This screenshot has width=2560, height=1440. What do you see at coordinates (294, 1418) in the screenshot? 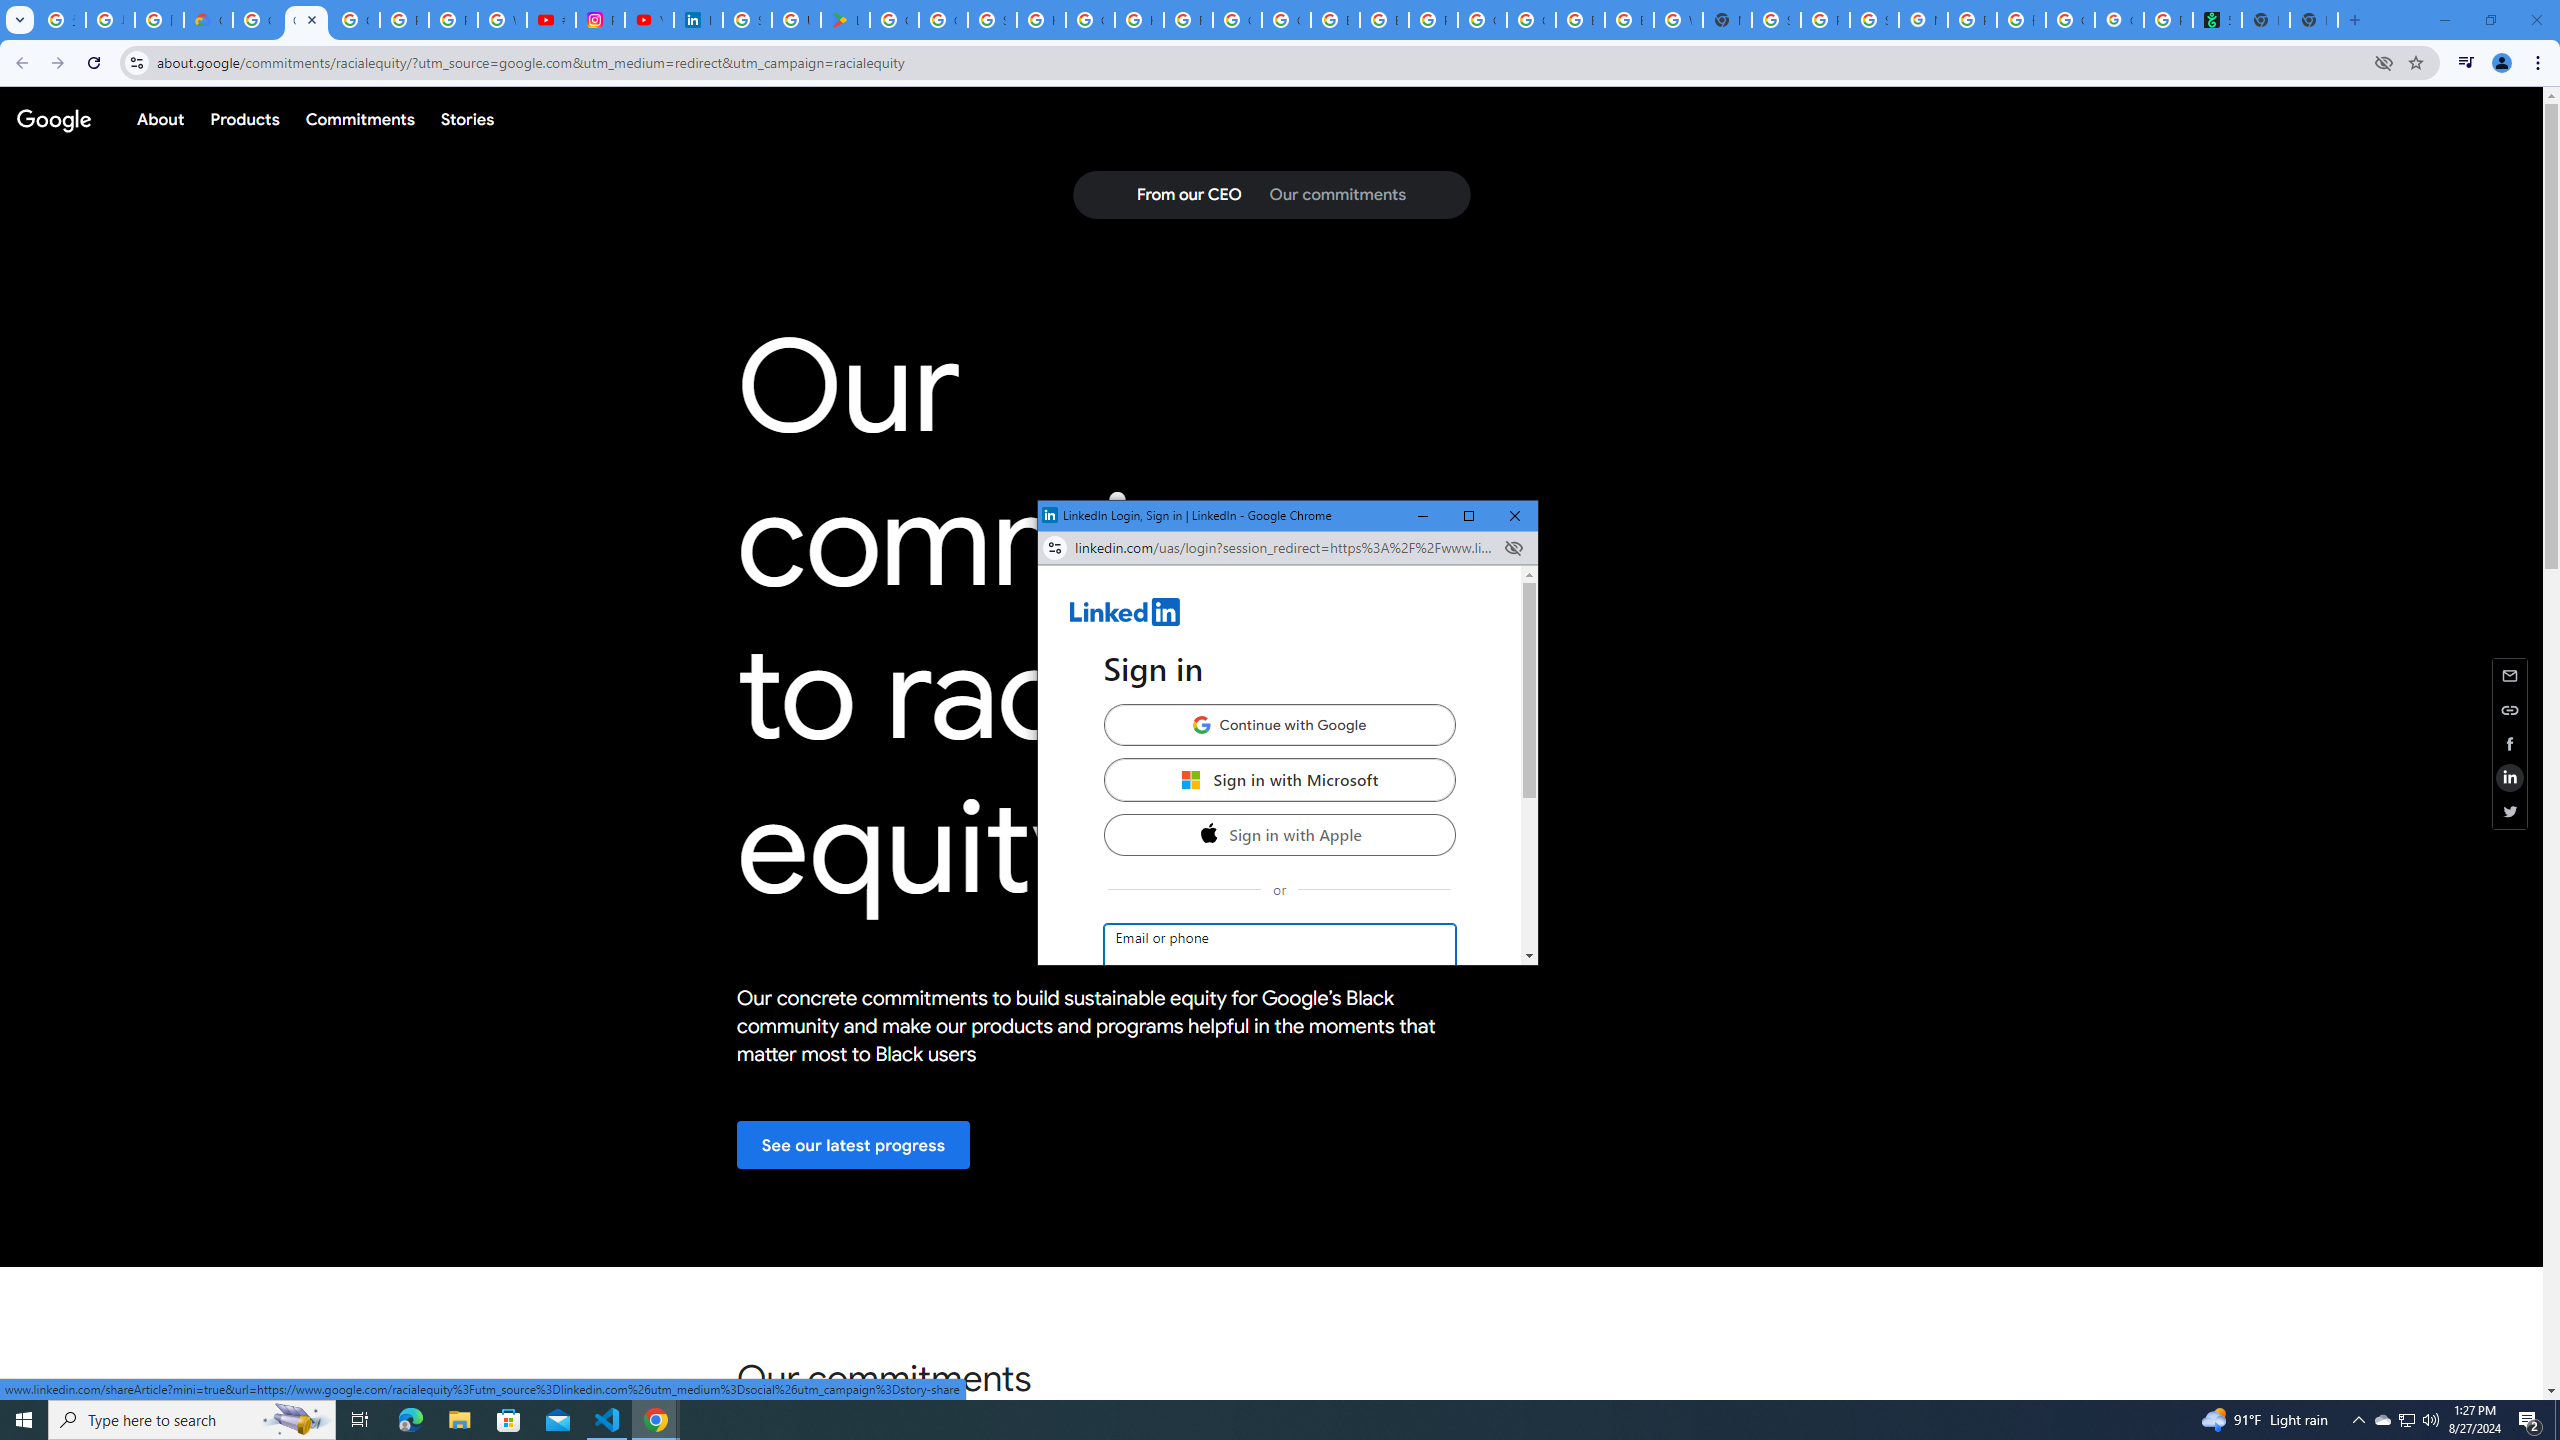
I see `'Search highlights icon opens search home window'` at bounding box center [294, 1418].